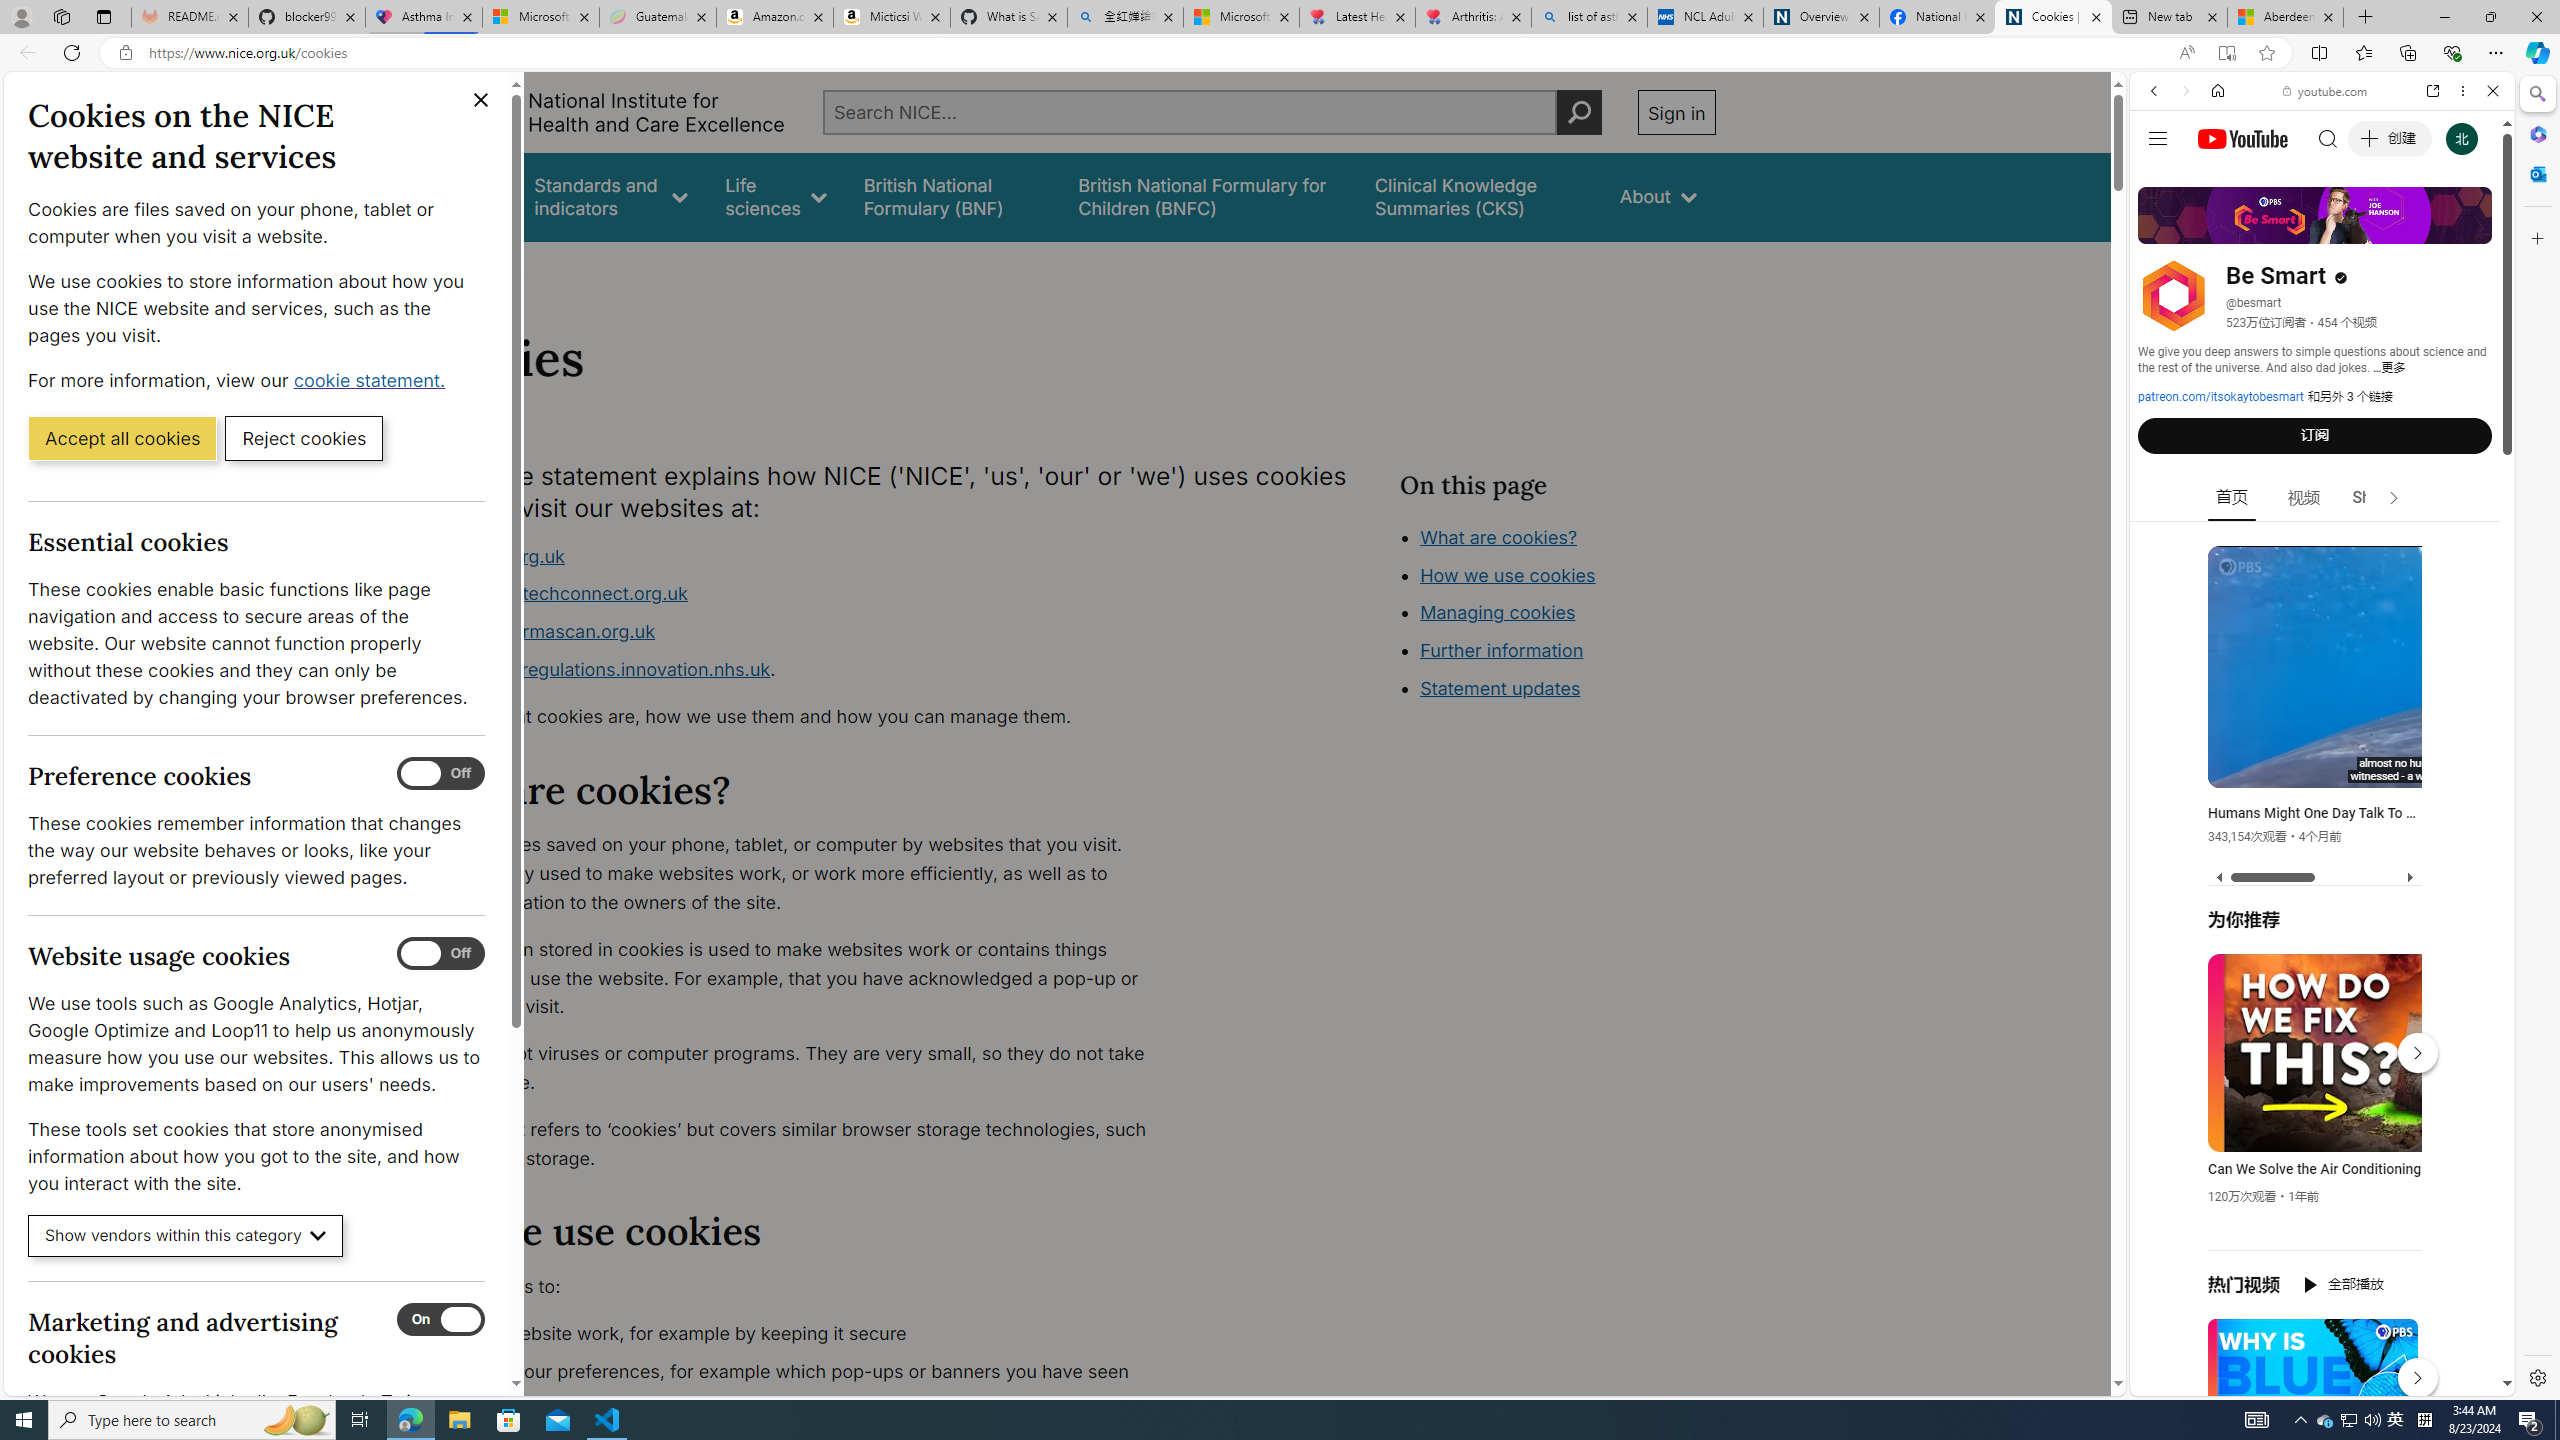  What do you see at coordinates (481, 99) in the screenshot?
I see `'Close cookie banner'` at bounding box center [481, 99].